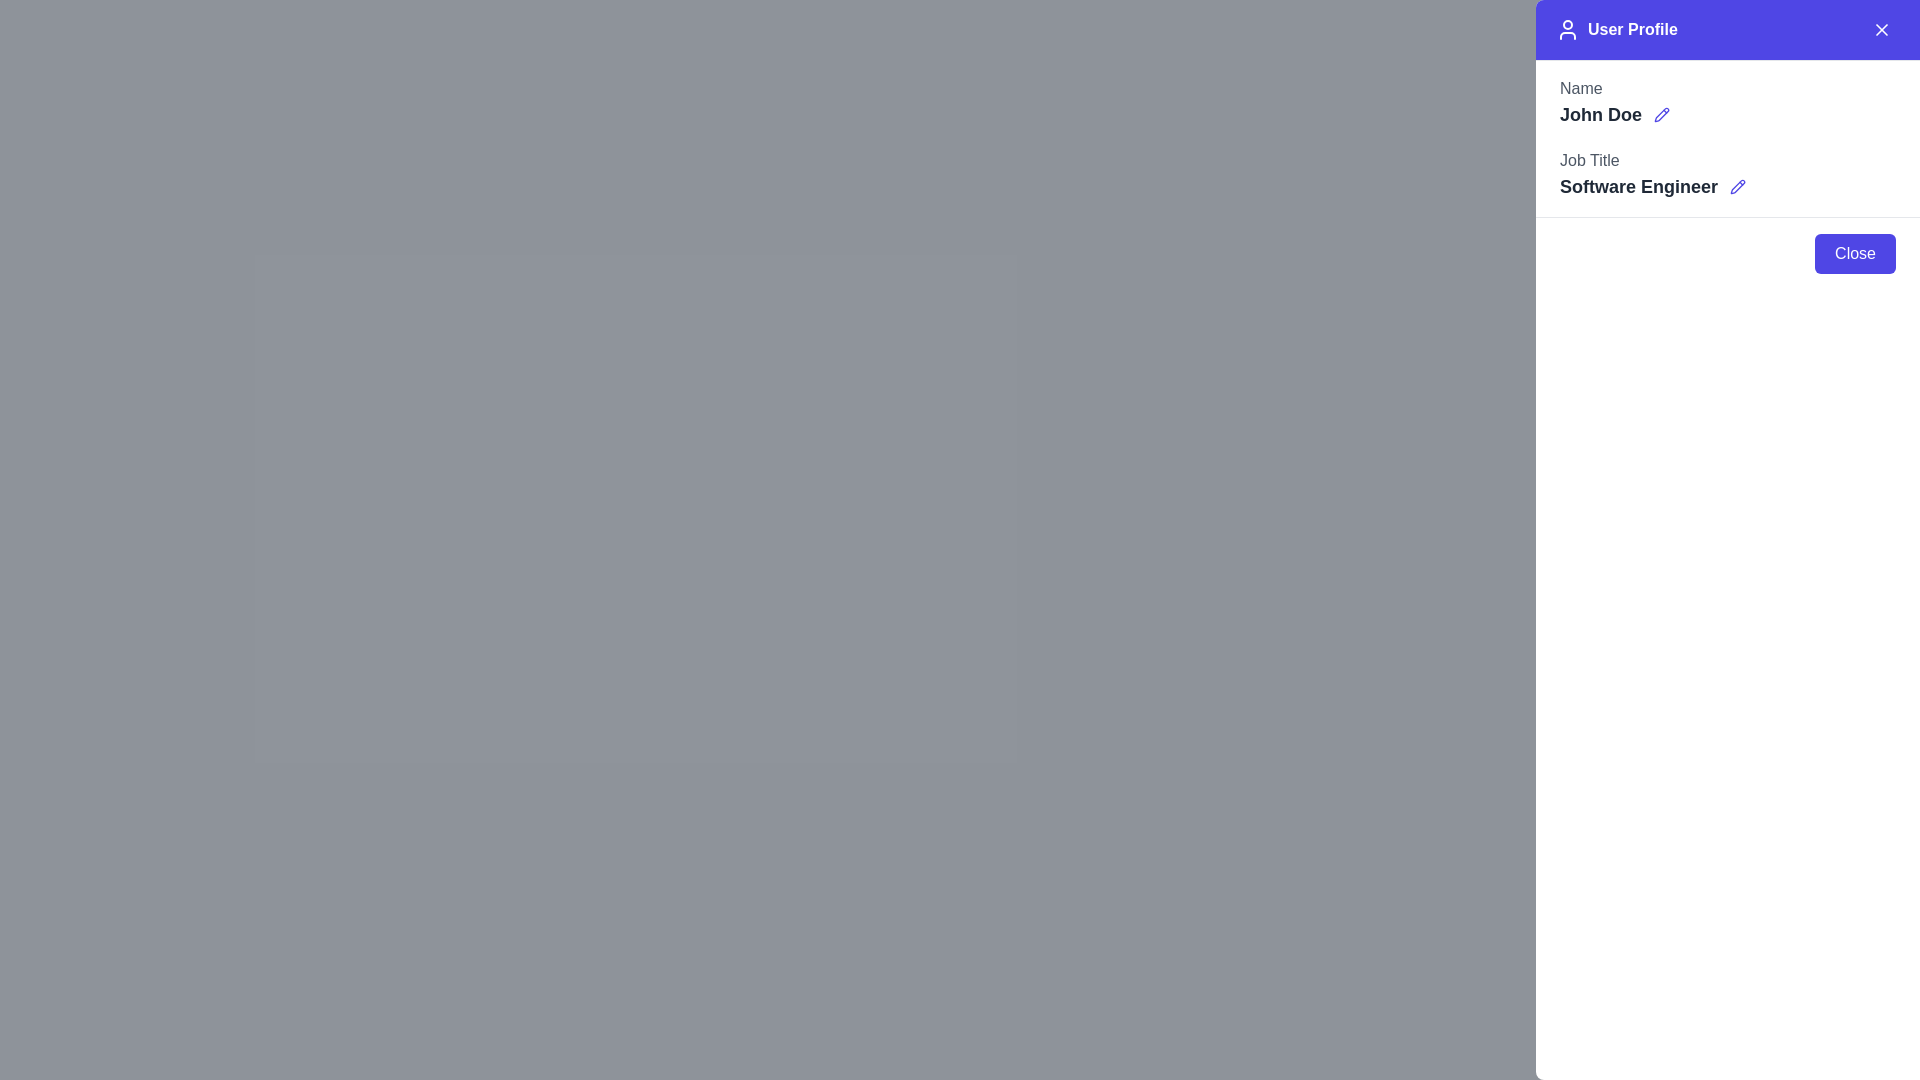 Image resolution: width=1920 pixels, height=1080 pixels. Describe the element at coordinates (1567, 30) in the screenshot. I see `the profile icon located at the top of the profile panel, positioned to the left of the 'User Profile' text` at that location.